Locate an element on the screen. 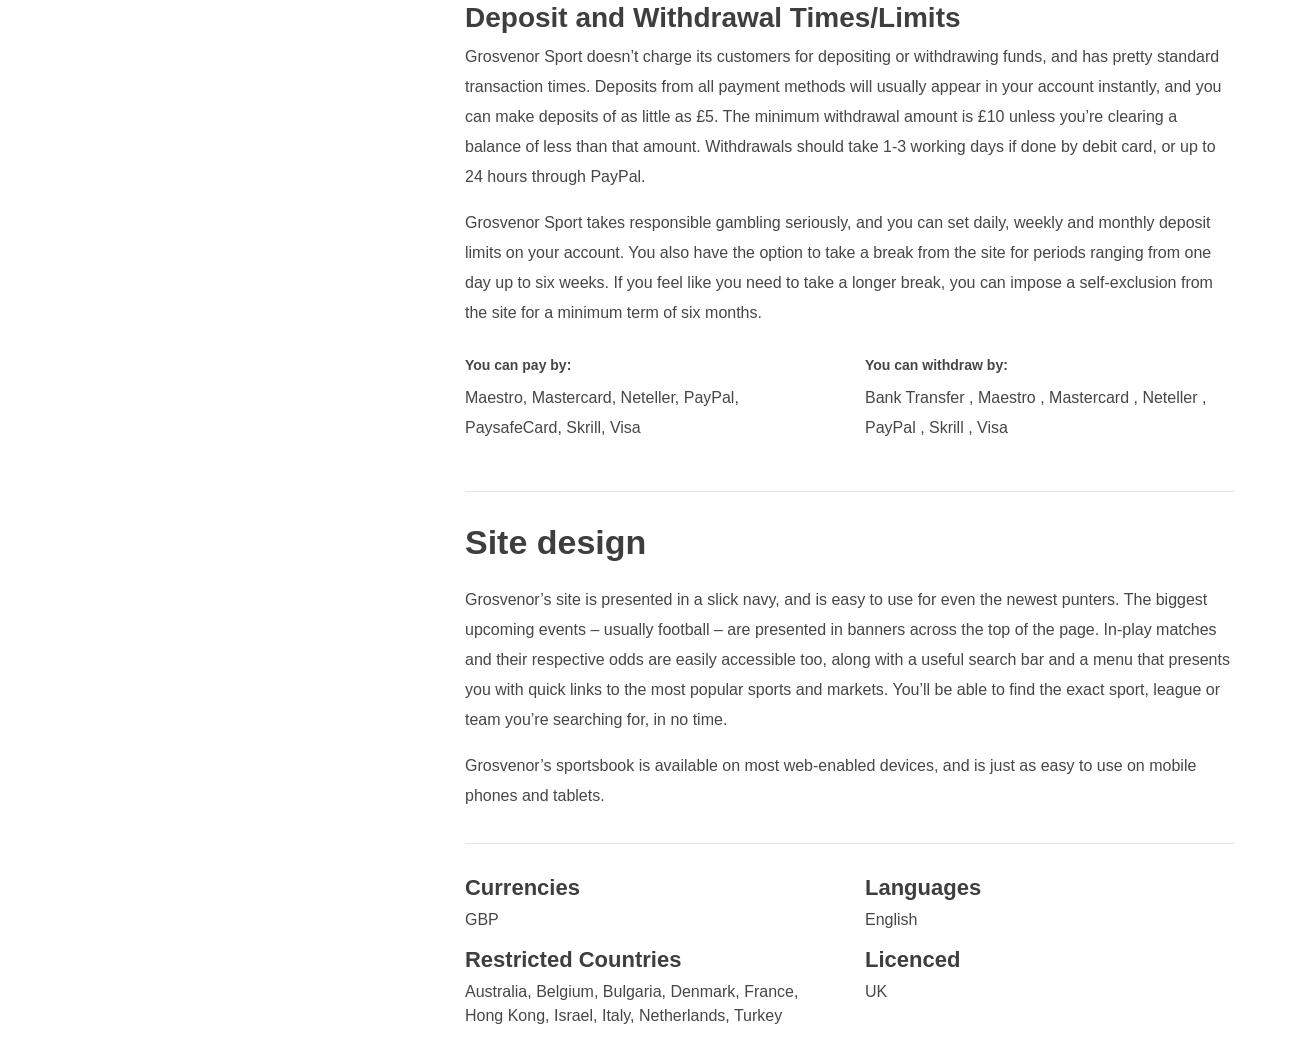 The width and height of the screenshot is (1300, 1038). 'Grosvenor Sport doesn’t charge its customers for depositing or withdrawing funds, and has pretty standard transaction times. Deposits from all payment methods will usually appear in your account instantly, and you can make deposits of as little as £5. The minimum withdrawal amount is £10 unless you’re clearing a balance of less than that amount. Withdrawals should take 1-3 working days if done by debit card, or up to 24 hours through PayPal.' is located at coordinates (462, 115).